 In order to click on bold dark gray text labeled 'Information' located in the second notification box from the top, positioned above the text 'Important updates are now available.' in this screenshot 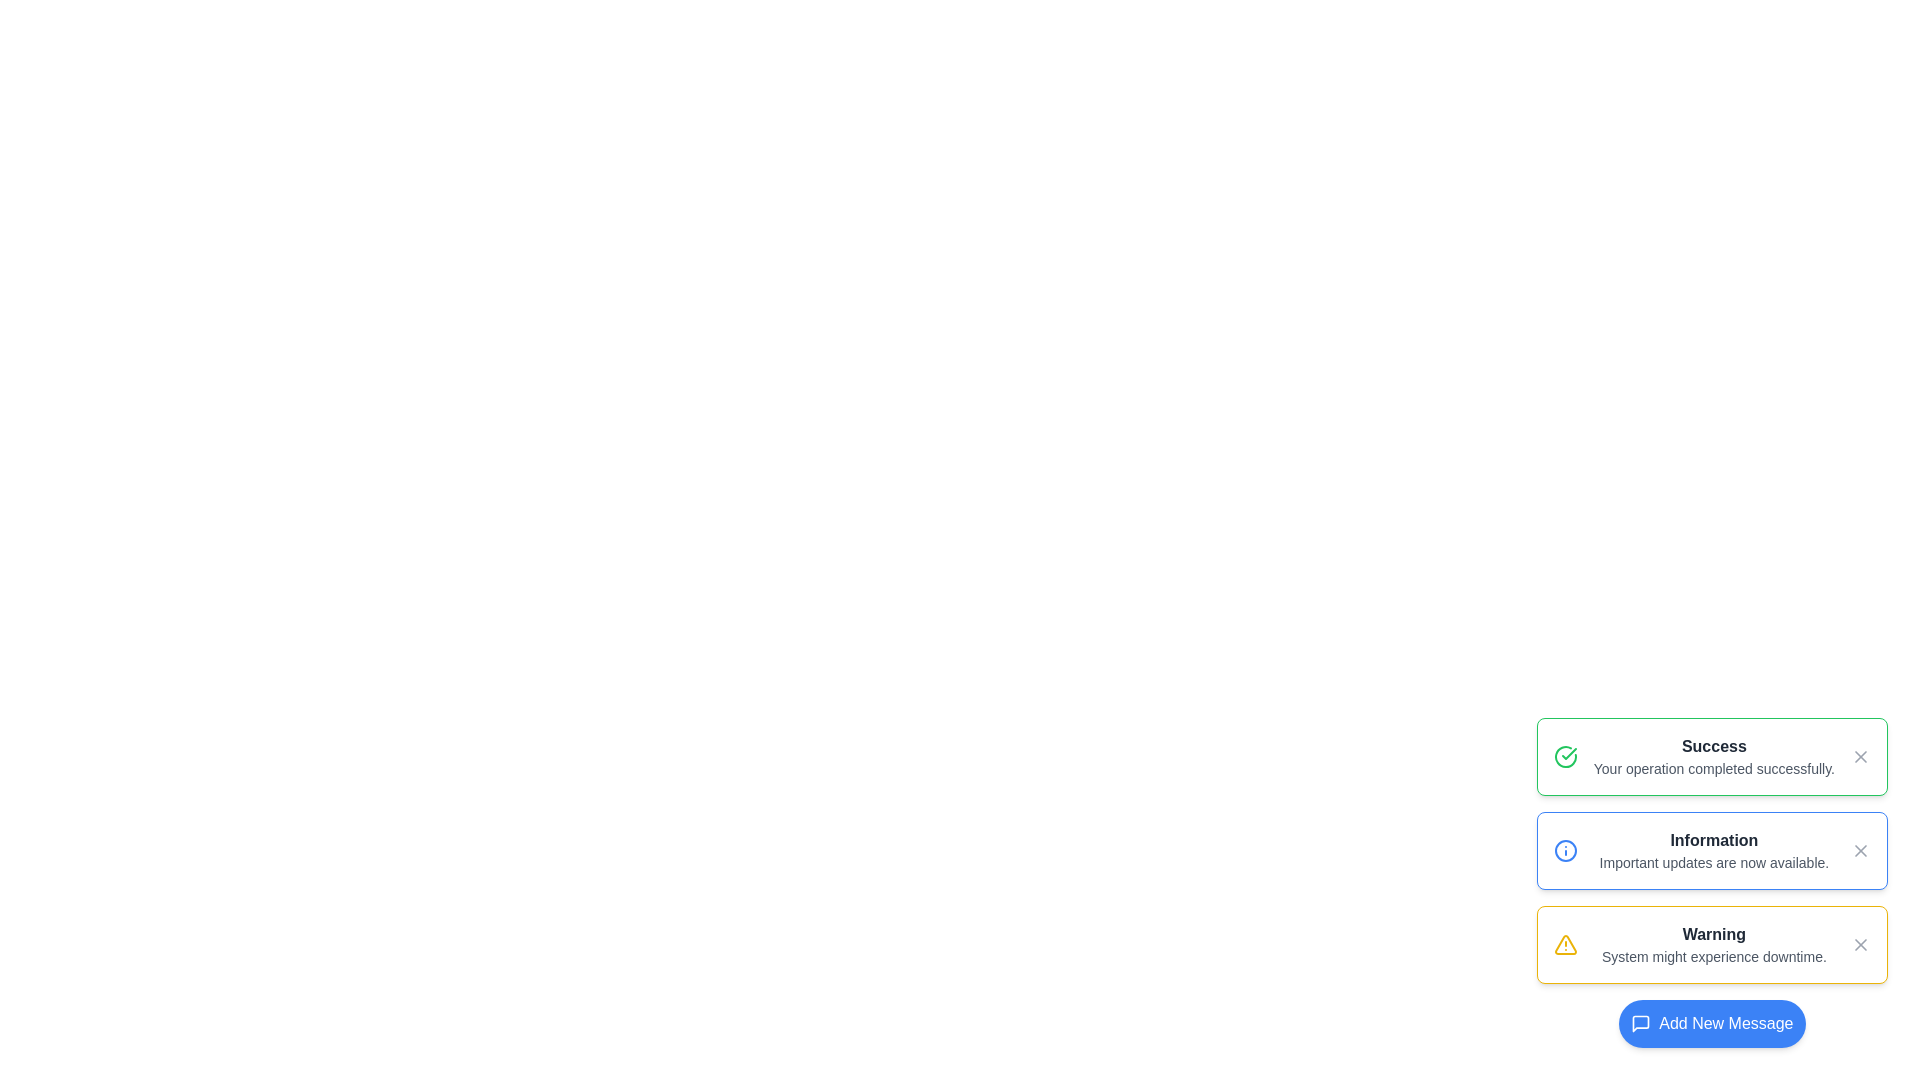, I will do `click(1713, 840)`.